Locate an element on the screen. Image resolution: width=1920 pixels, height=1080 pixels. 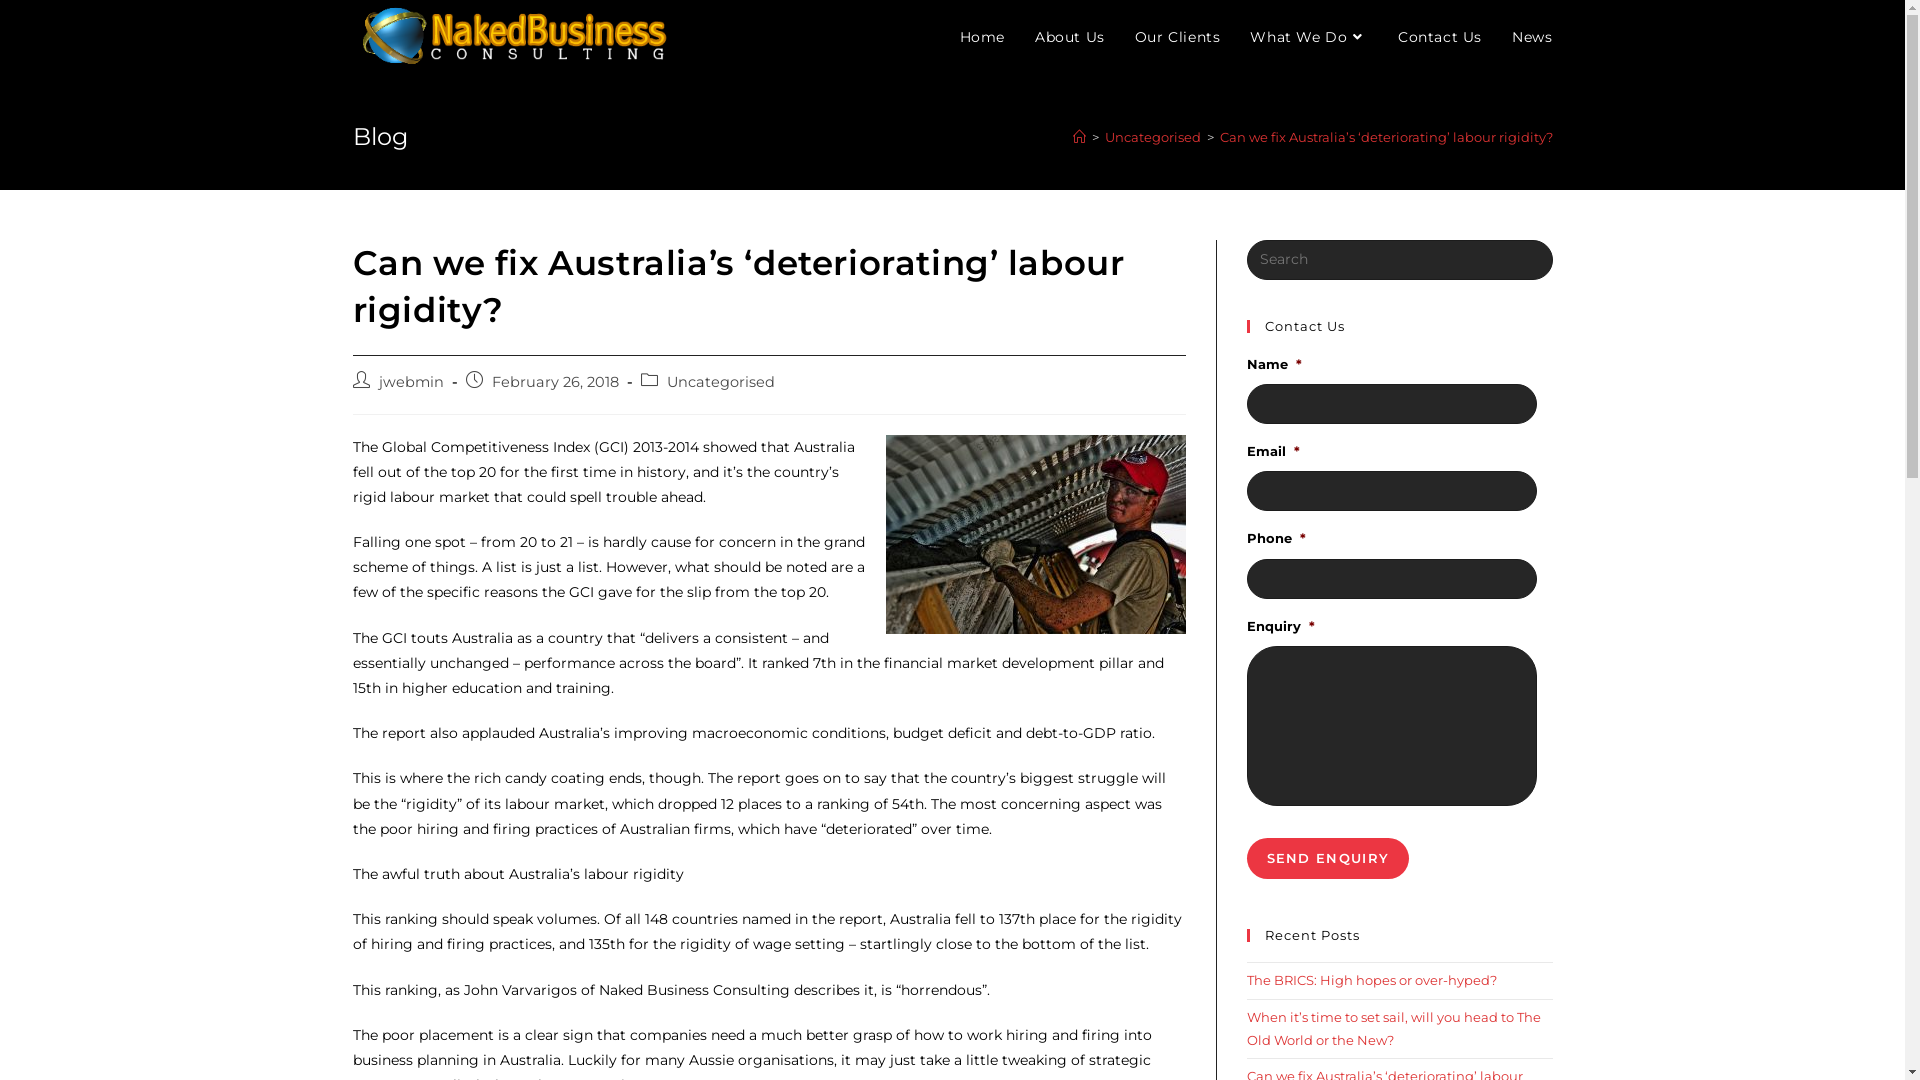
'Our Clients' is located at coordinates (1118, 37).